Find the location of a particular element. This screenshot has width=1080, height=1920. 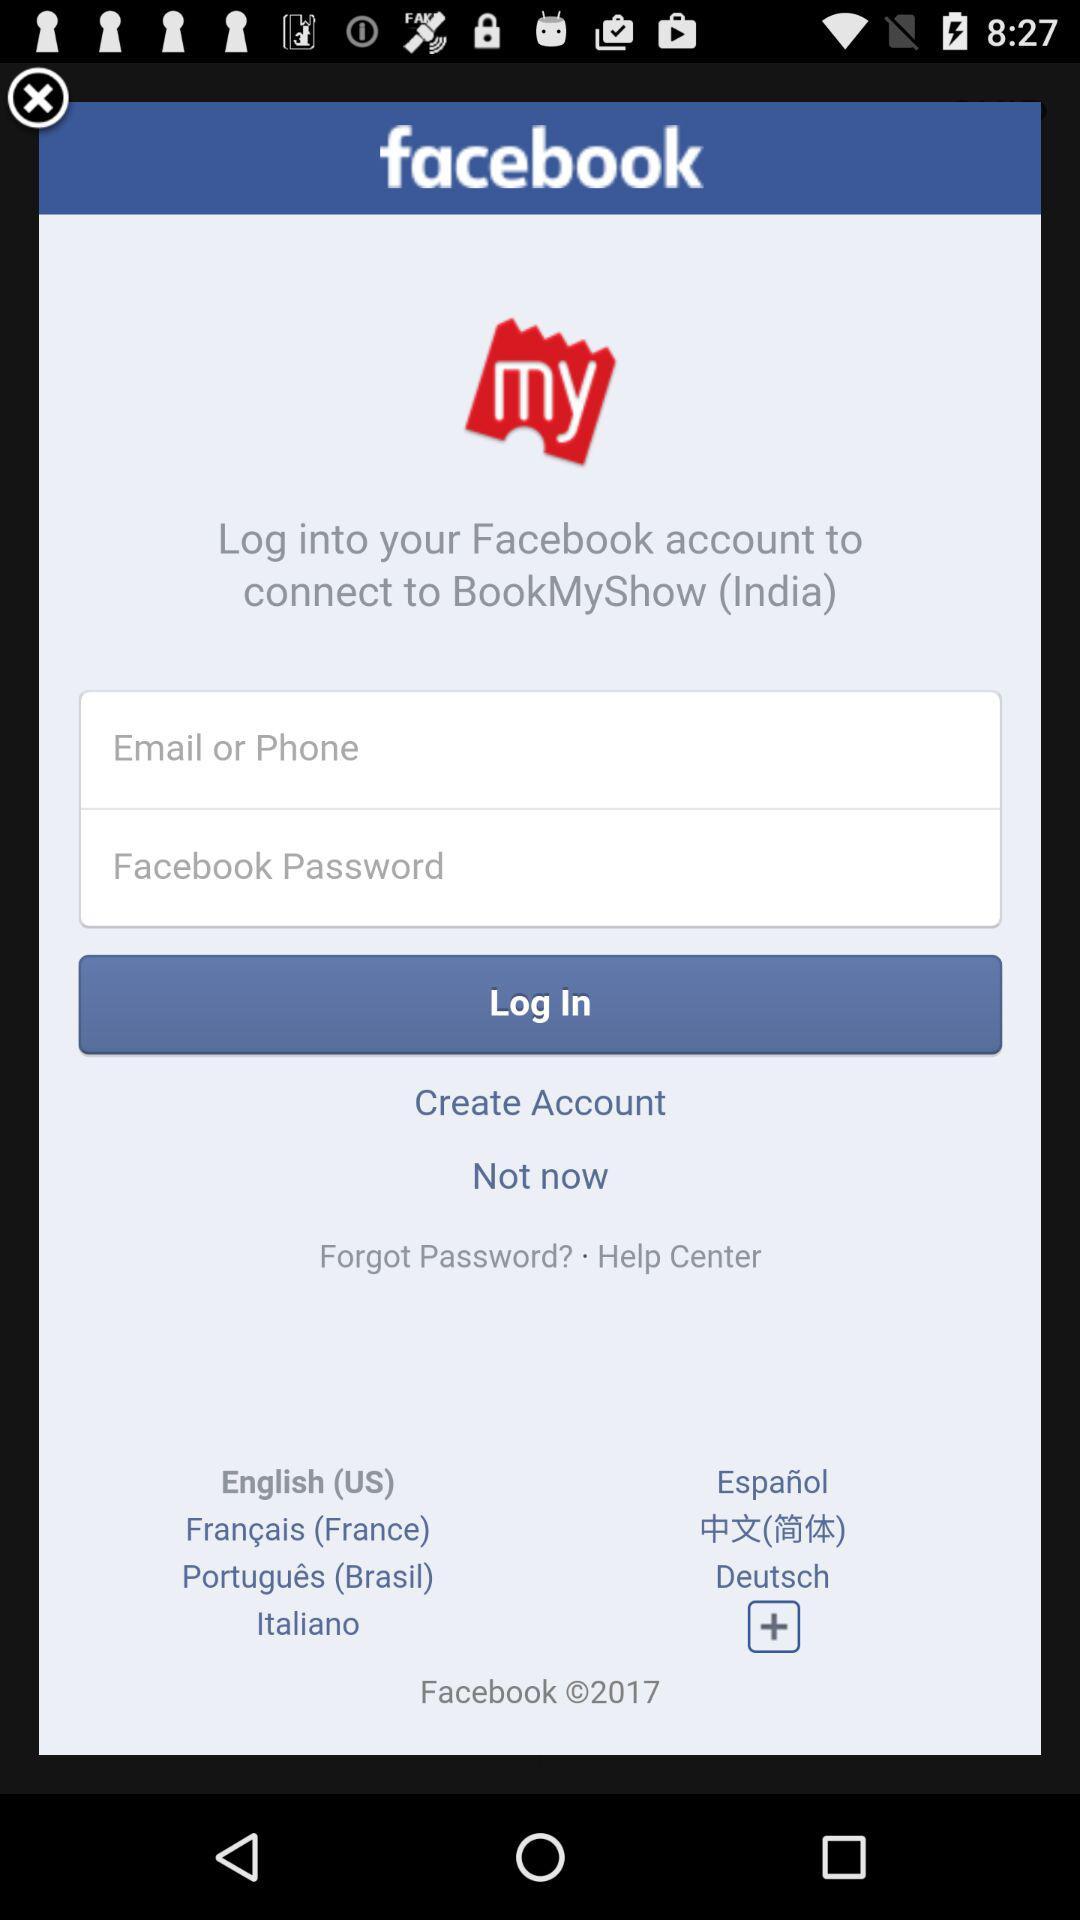

the close icon is located at coordinates (38, 107).